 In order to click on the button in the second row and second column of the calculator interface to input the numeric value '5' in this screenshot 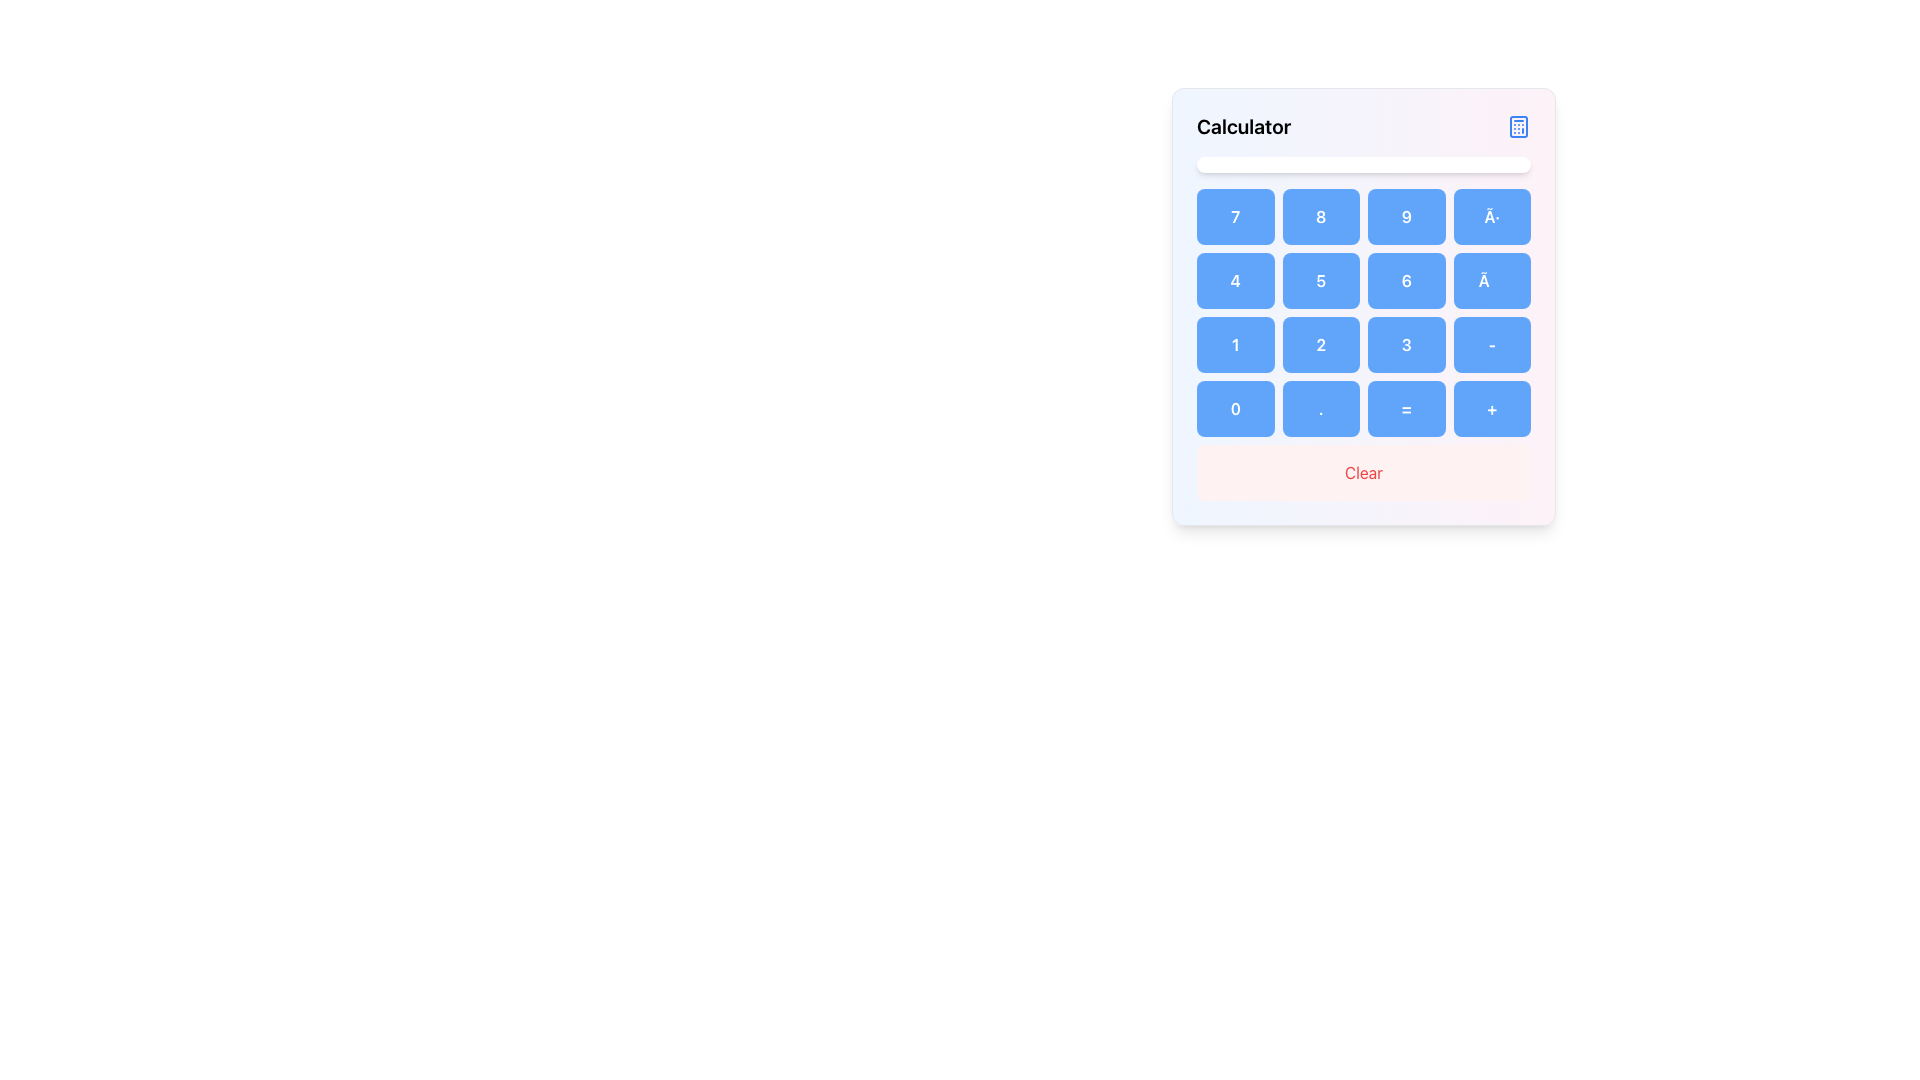, I will do `click(1321, 281)`.